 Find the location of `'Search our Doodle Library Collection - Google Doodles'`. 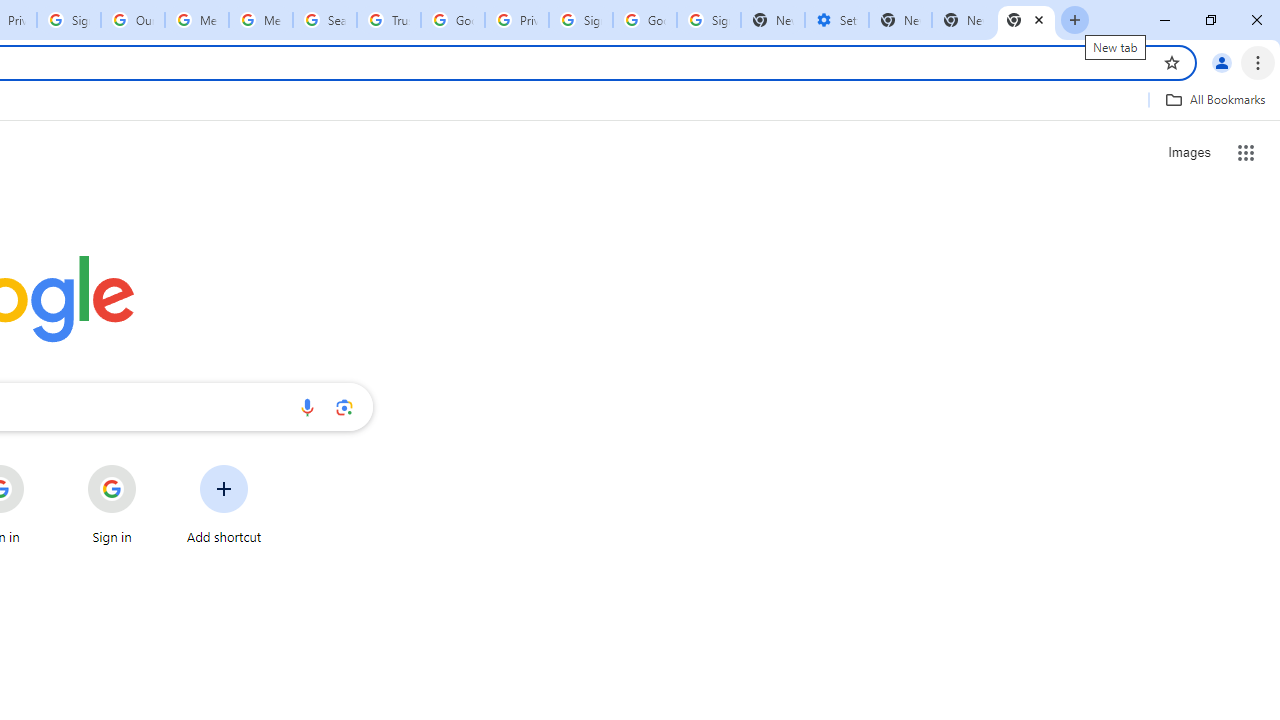

'Search our Doodle Library Collection - Google Doodles' is located at coordinates (325, 20).